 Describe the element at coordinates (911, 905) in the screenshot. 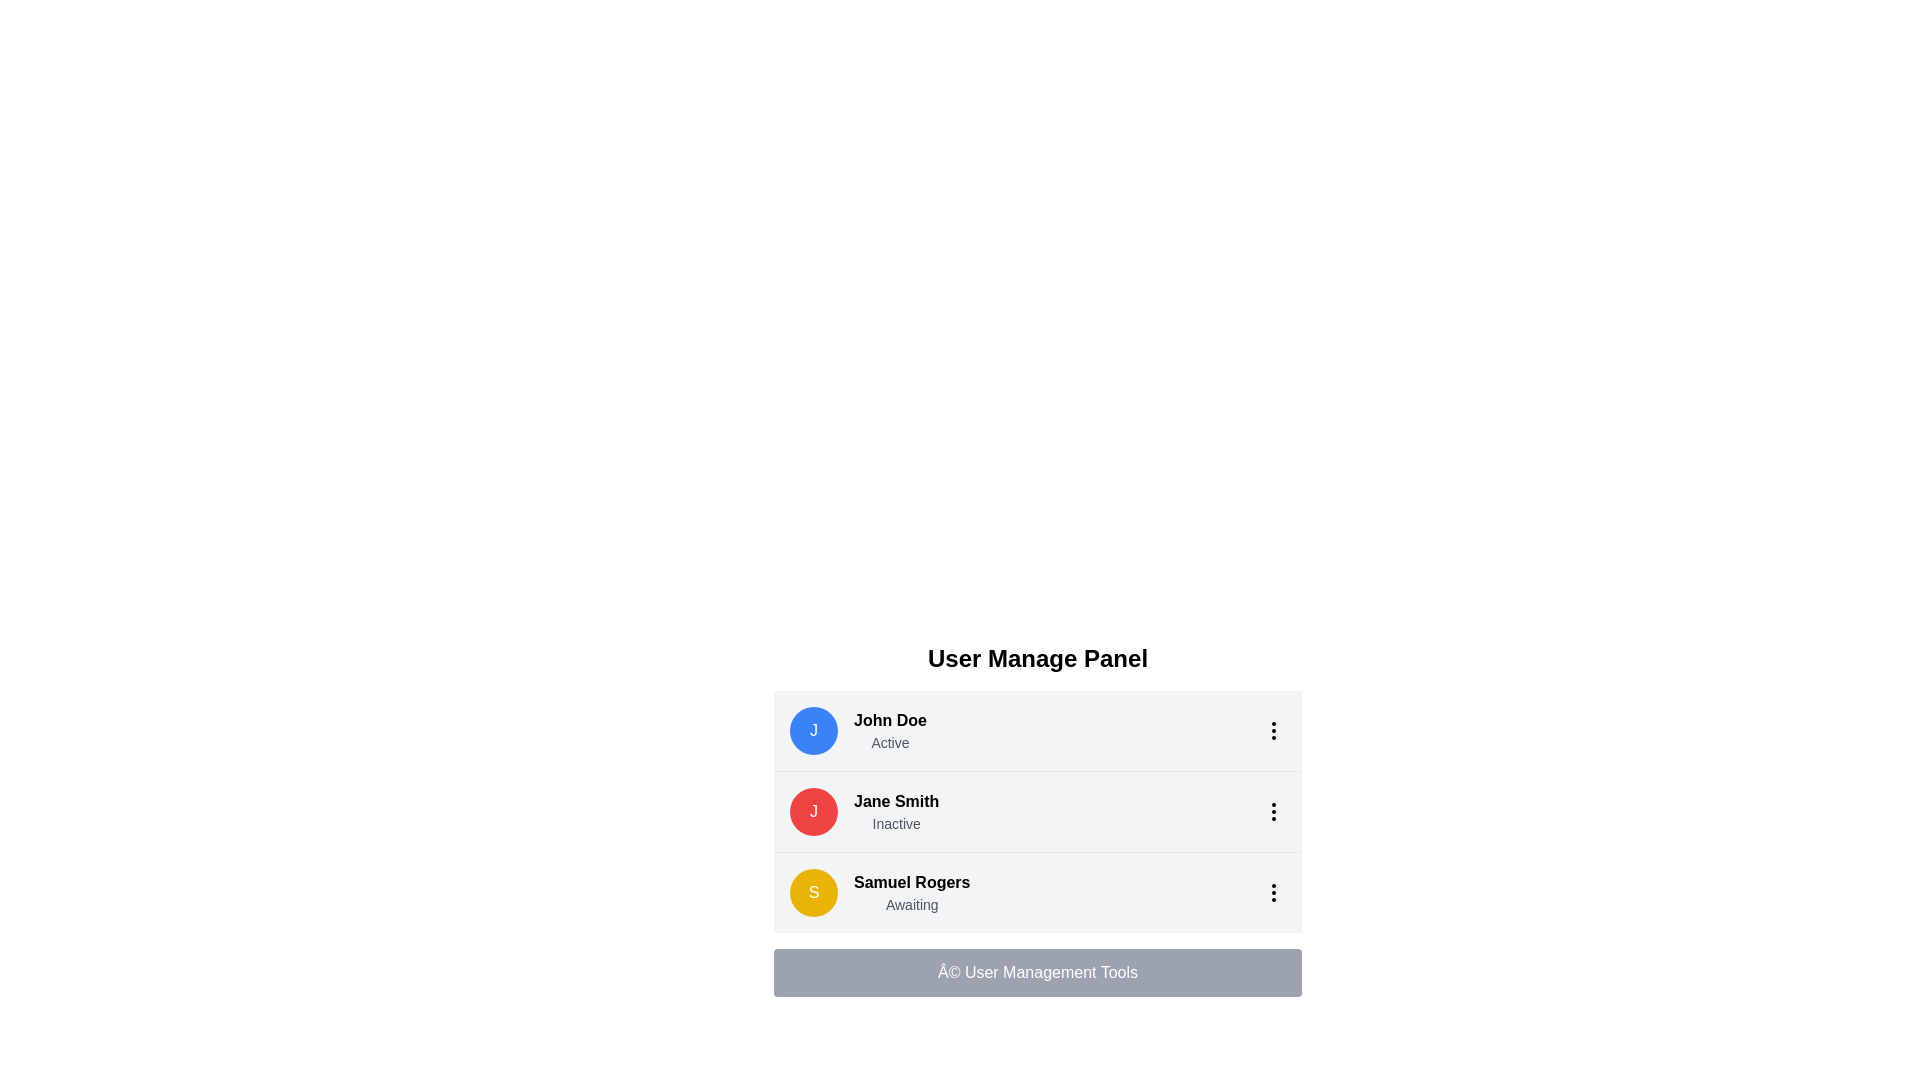

I see `the status indicator text label that shows the 'Awaiting' state, located below 'Samuel Rogers' in the third user list entry of the User Manage Panel` at that location.